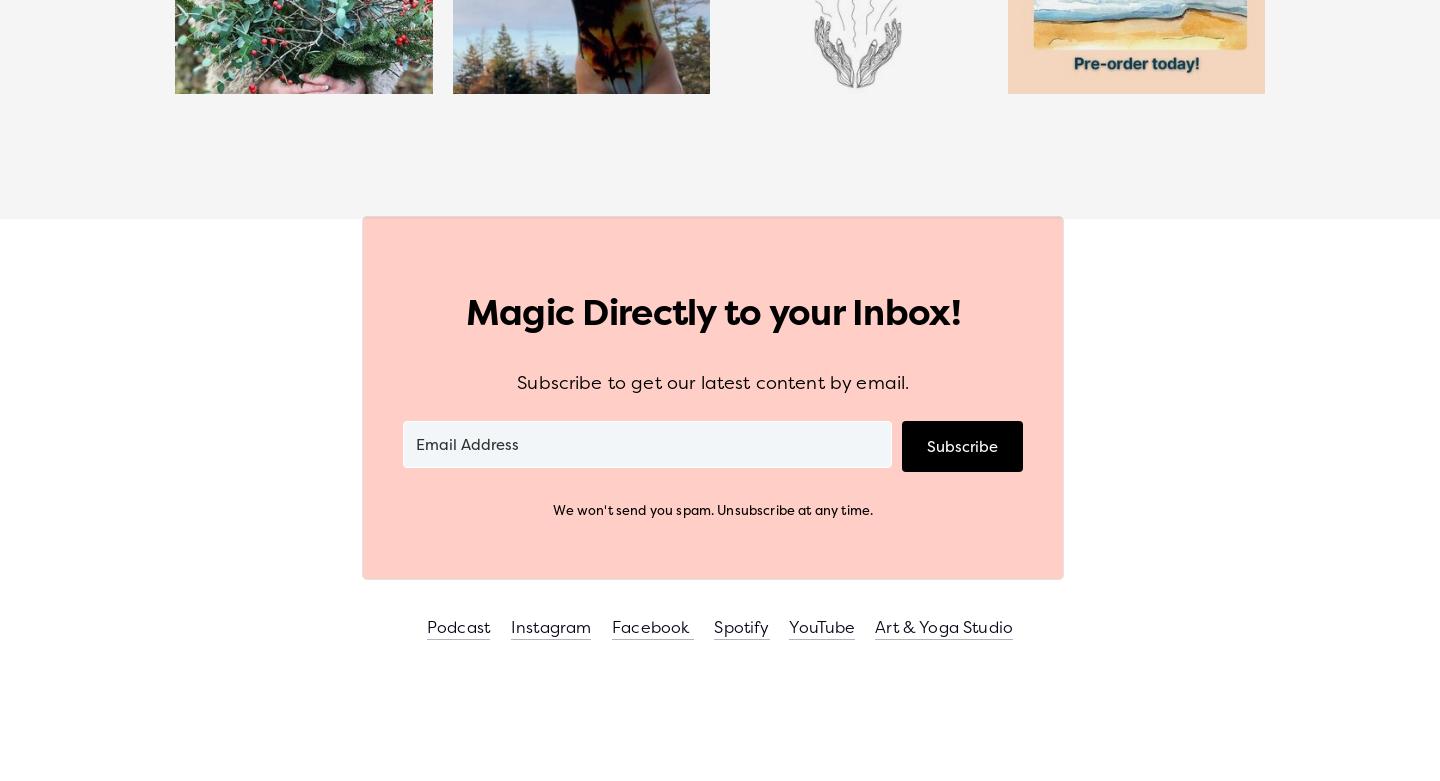 Image resolution: width=1440 pixels, height=781 pixels. Describe the element at coordinates (712, 507) in the screenshot. I see `'We won't send you spam. Unsubscribe at any time.'` at that location.